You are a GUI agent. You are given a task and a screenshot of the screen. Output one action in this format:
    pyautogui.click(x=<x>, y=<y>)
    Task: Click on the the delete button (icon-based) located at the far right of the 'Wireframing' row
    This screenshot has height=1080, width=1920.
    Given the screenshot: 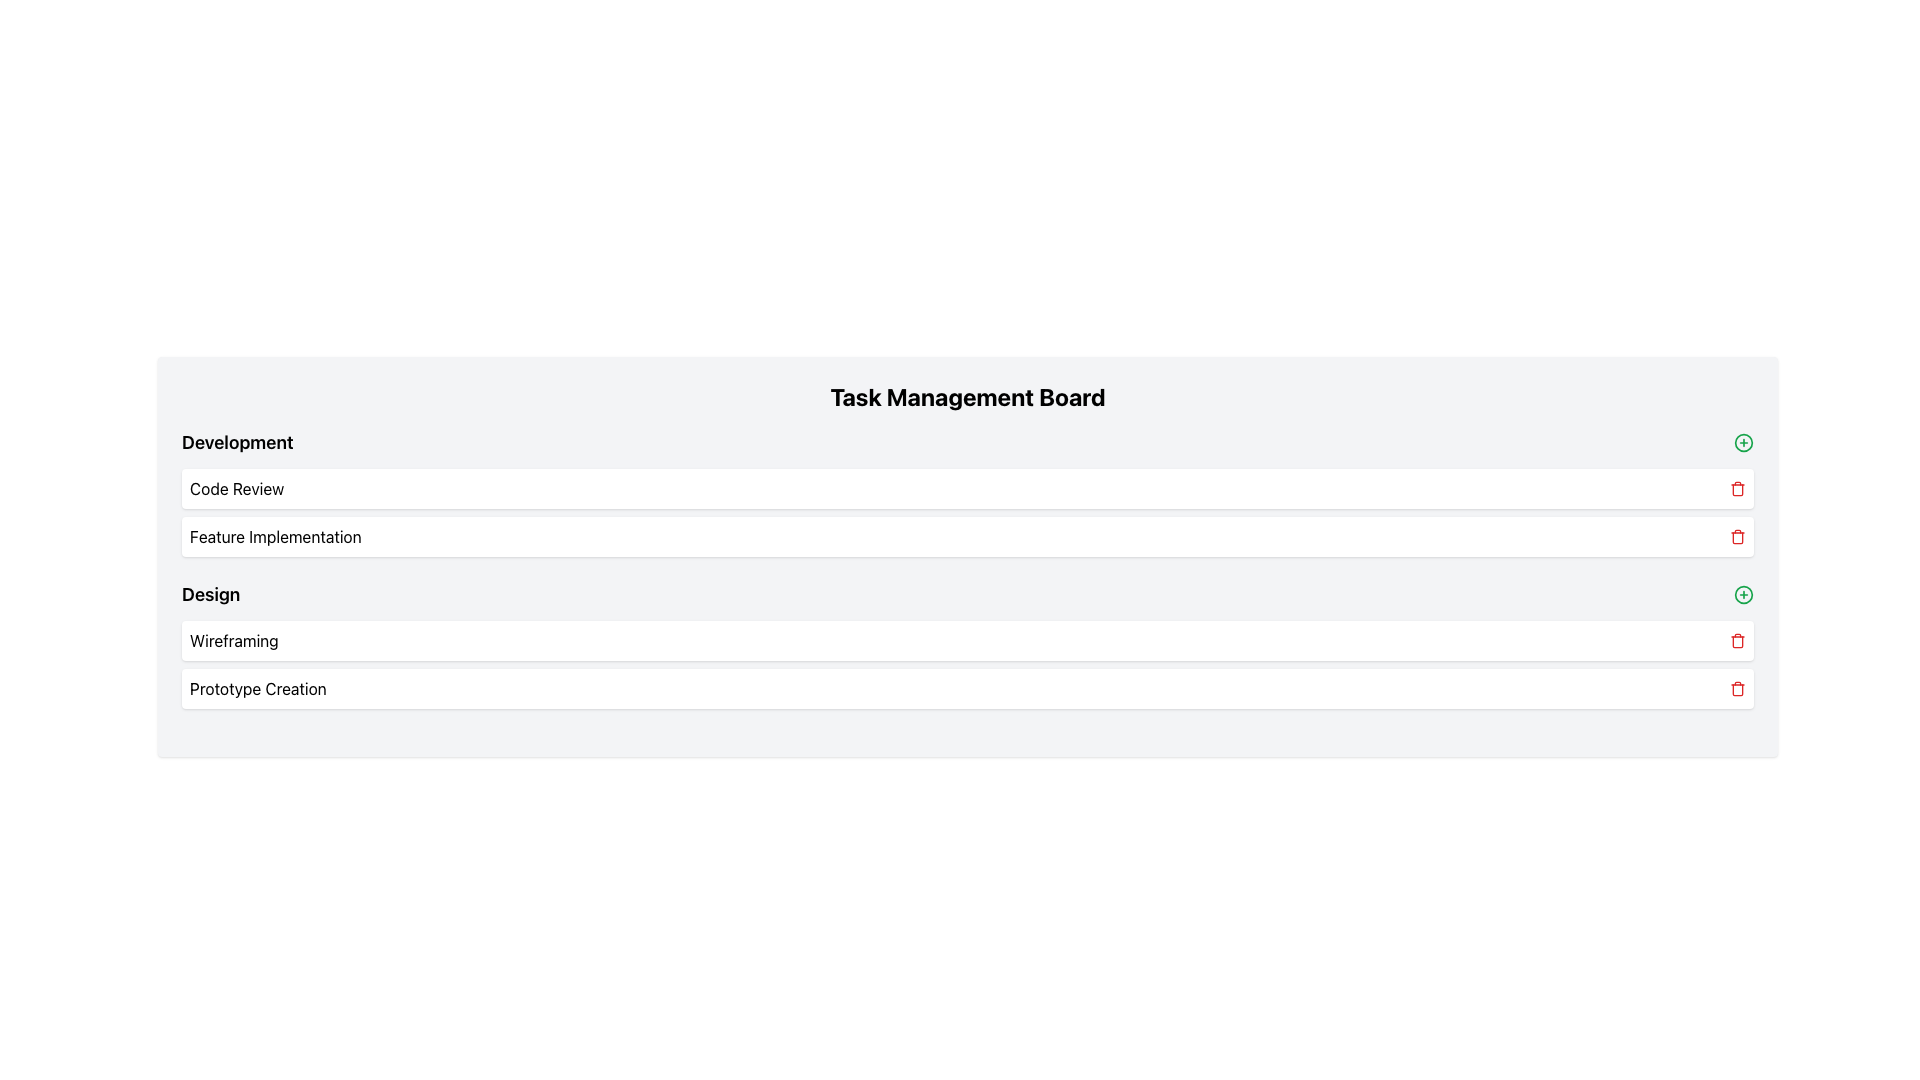 What is the action you would take?
    pyautogui.click(x=1736, y=640)
    